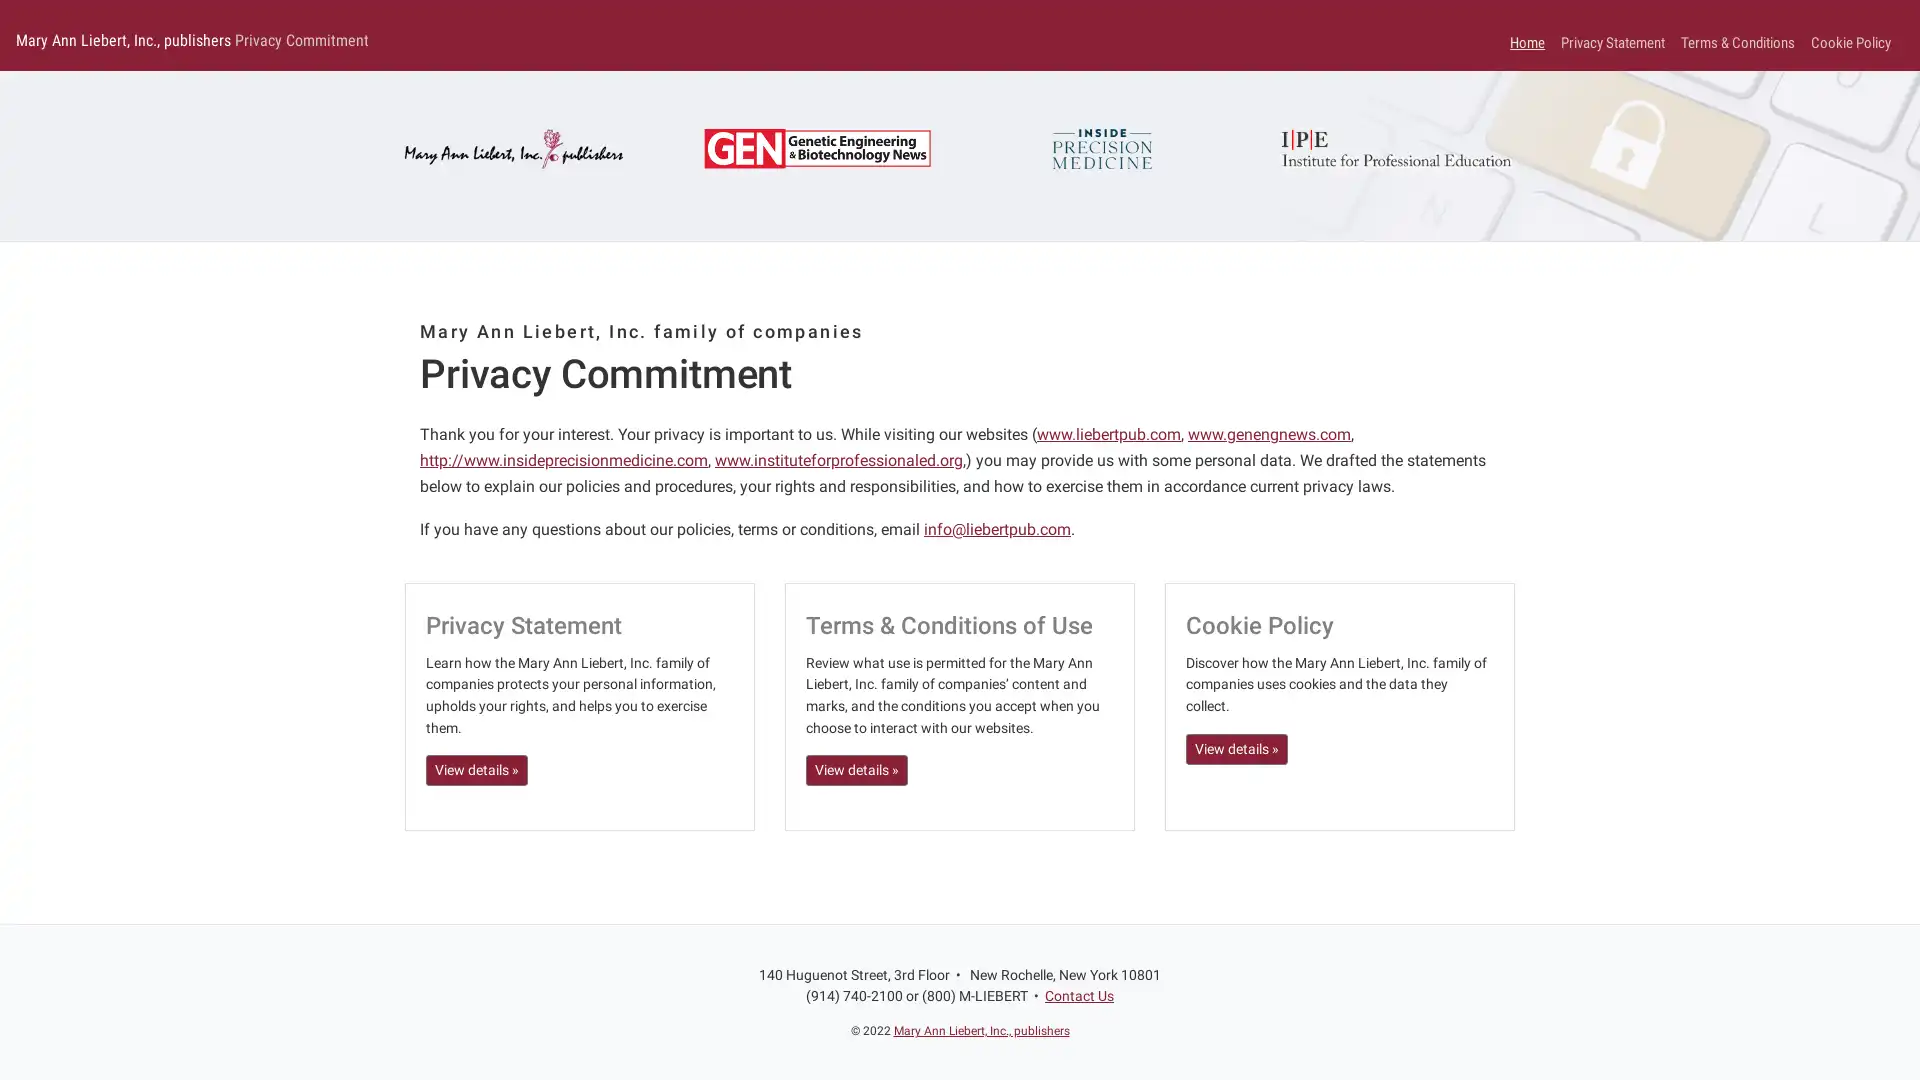  I want to click on View details, so click(475, 769).